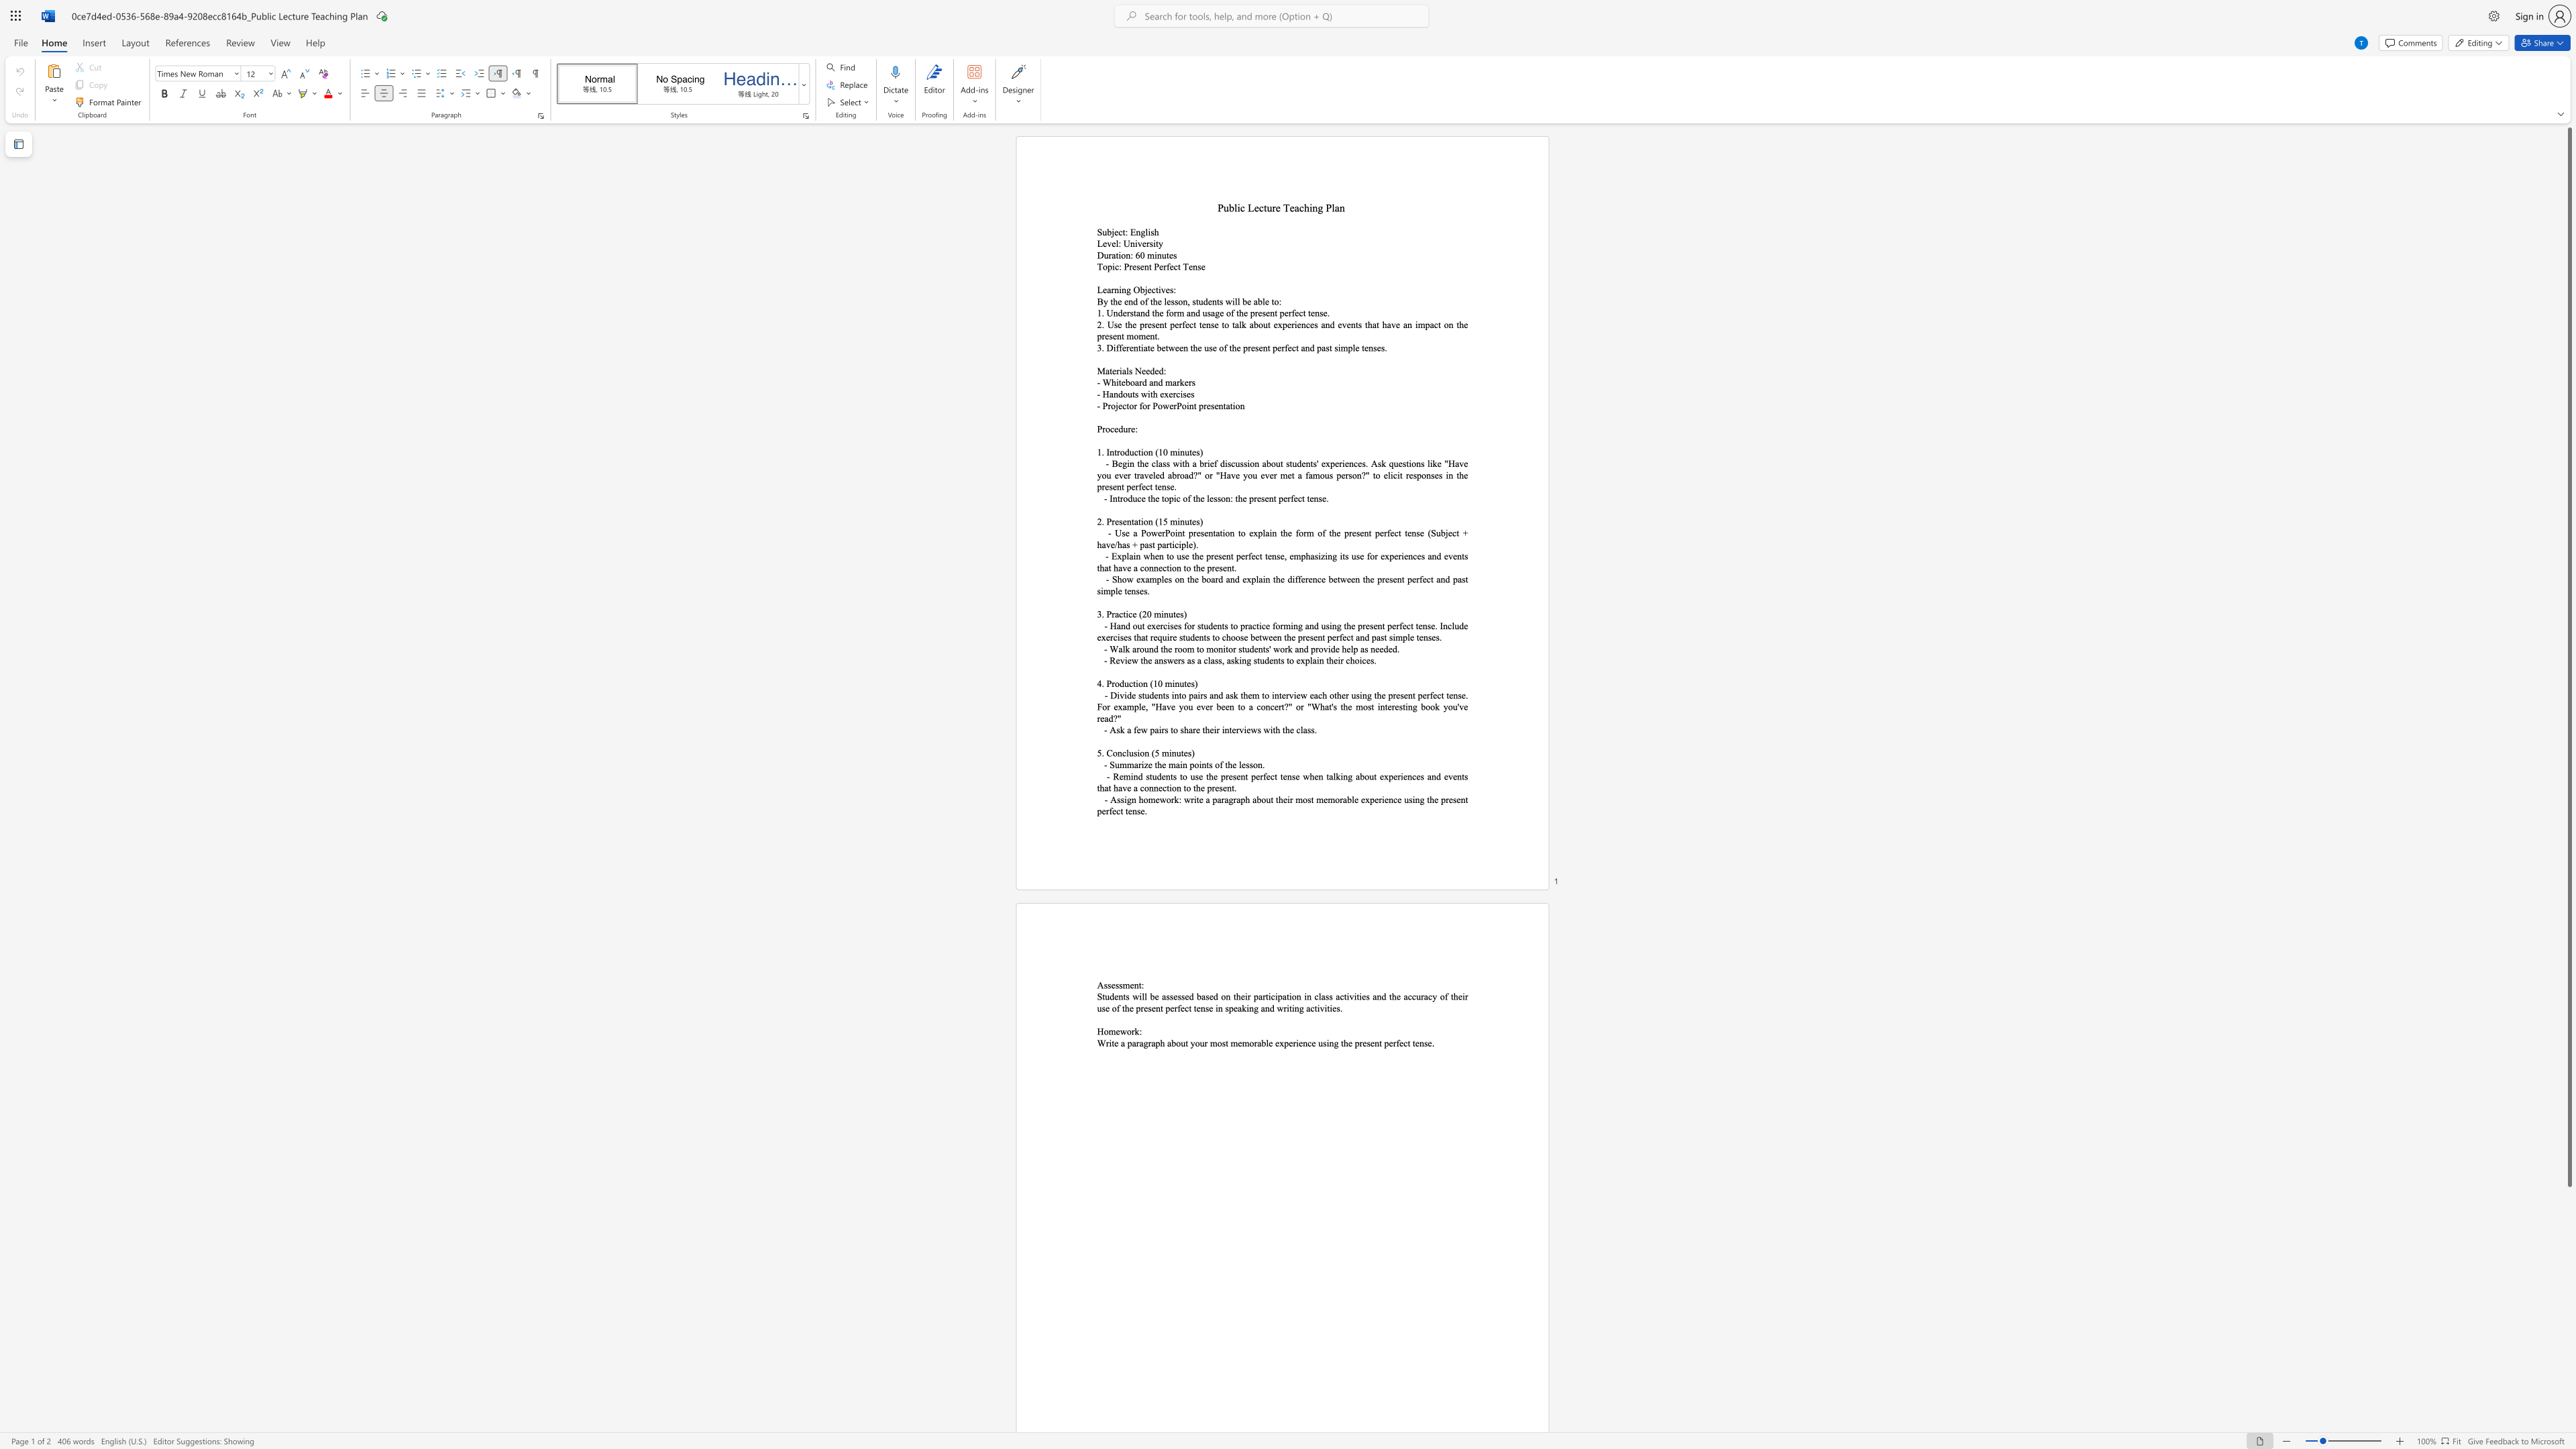 This screenshot has height=1449, width=2576. I want to click on the subset text "Mater" within the text "Materials Needed:", so click(1096, 370).